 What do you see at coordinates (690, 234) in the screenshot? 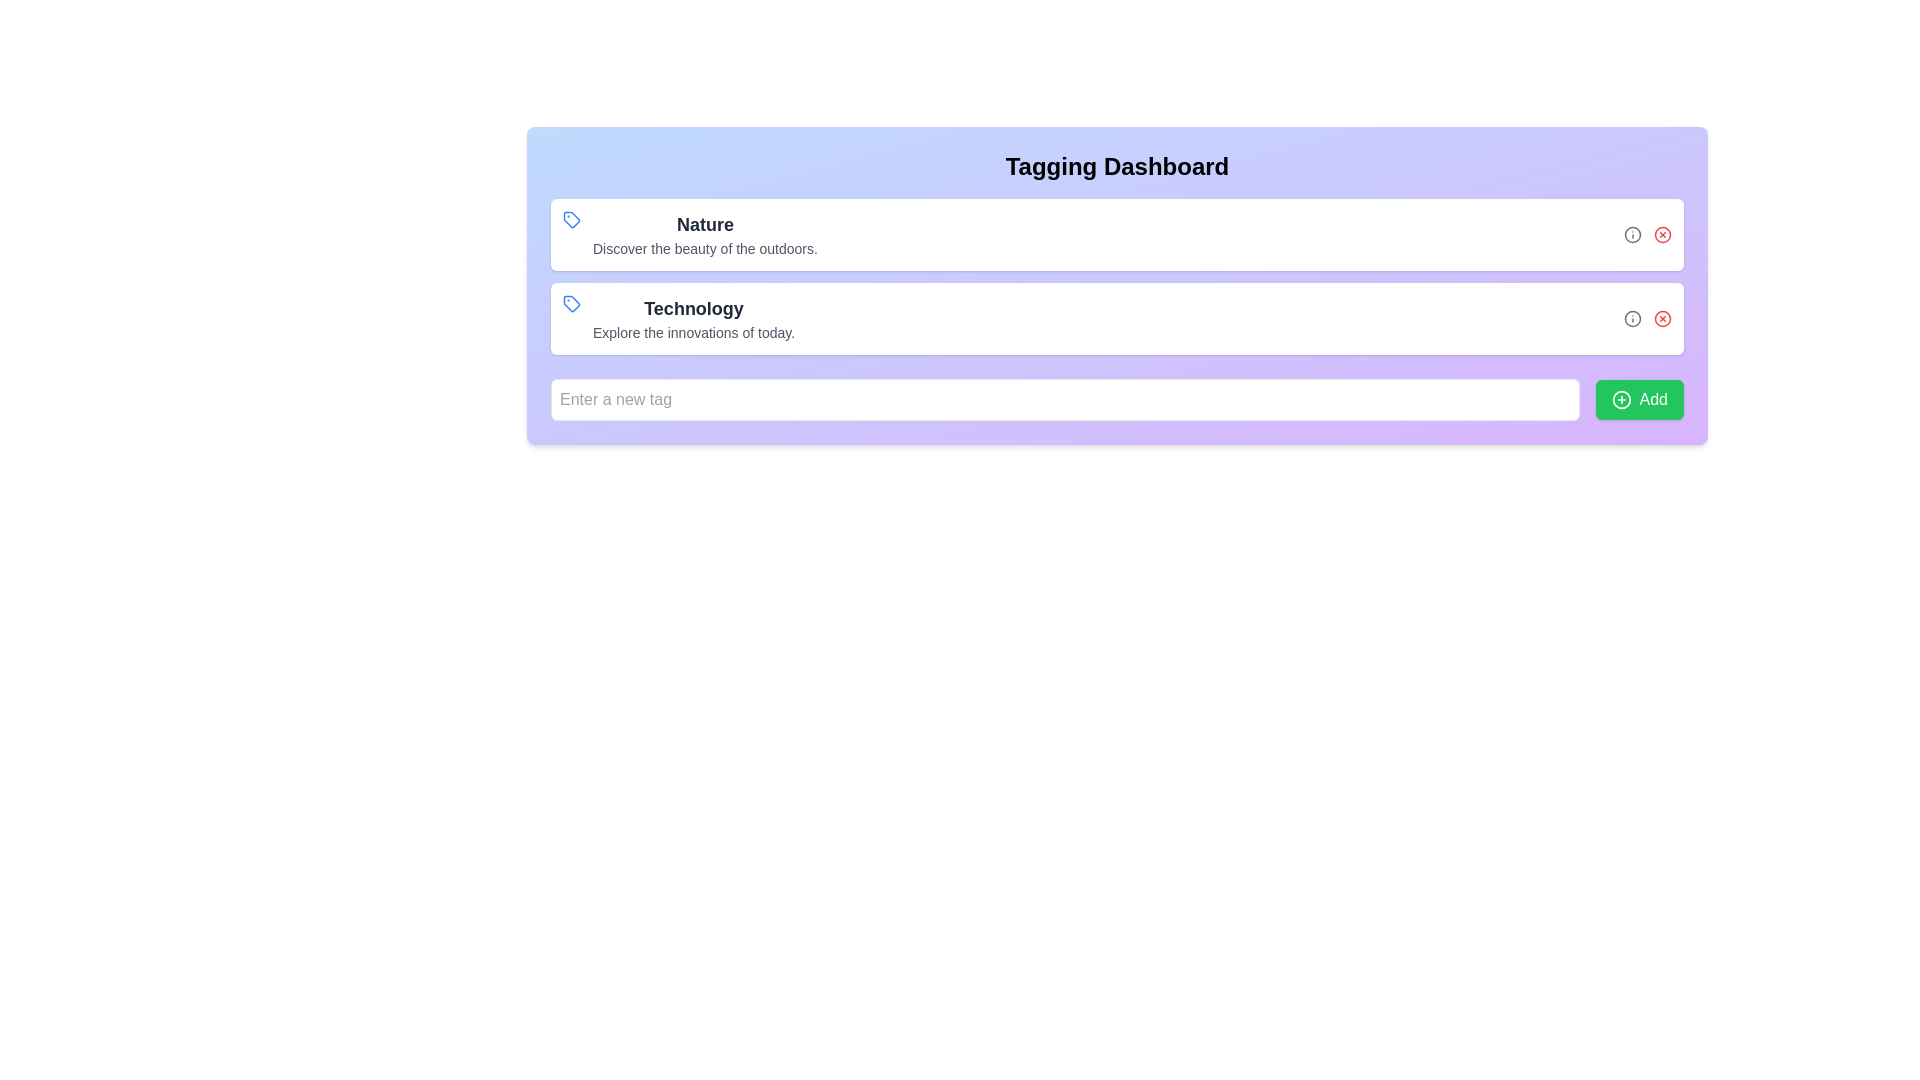
I see `the text block with the heading 'Nature' and the tag icon` at bounding box center [690, 234].